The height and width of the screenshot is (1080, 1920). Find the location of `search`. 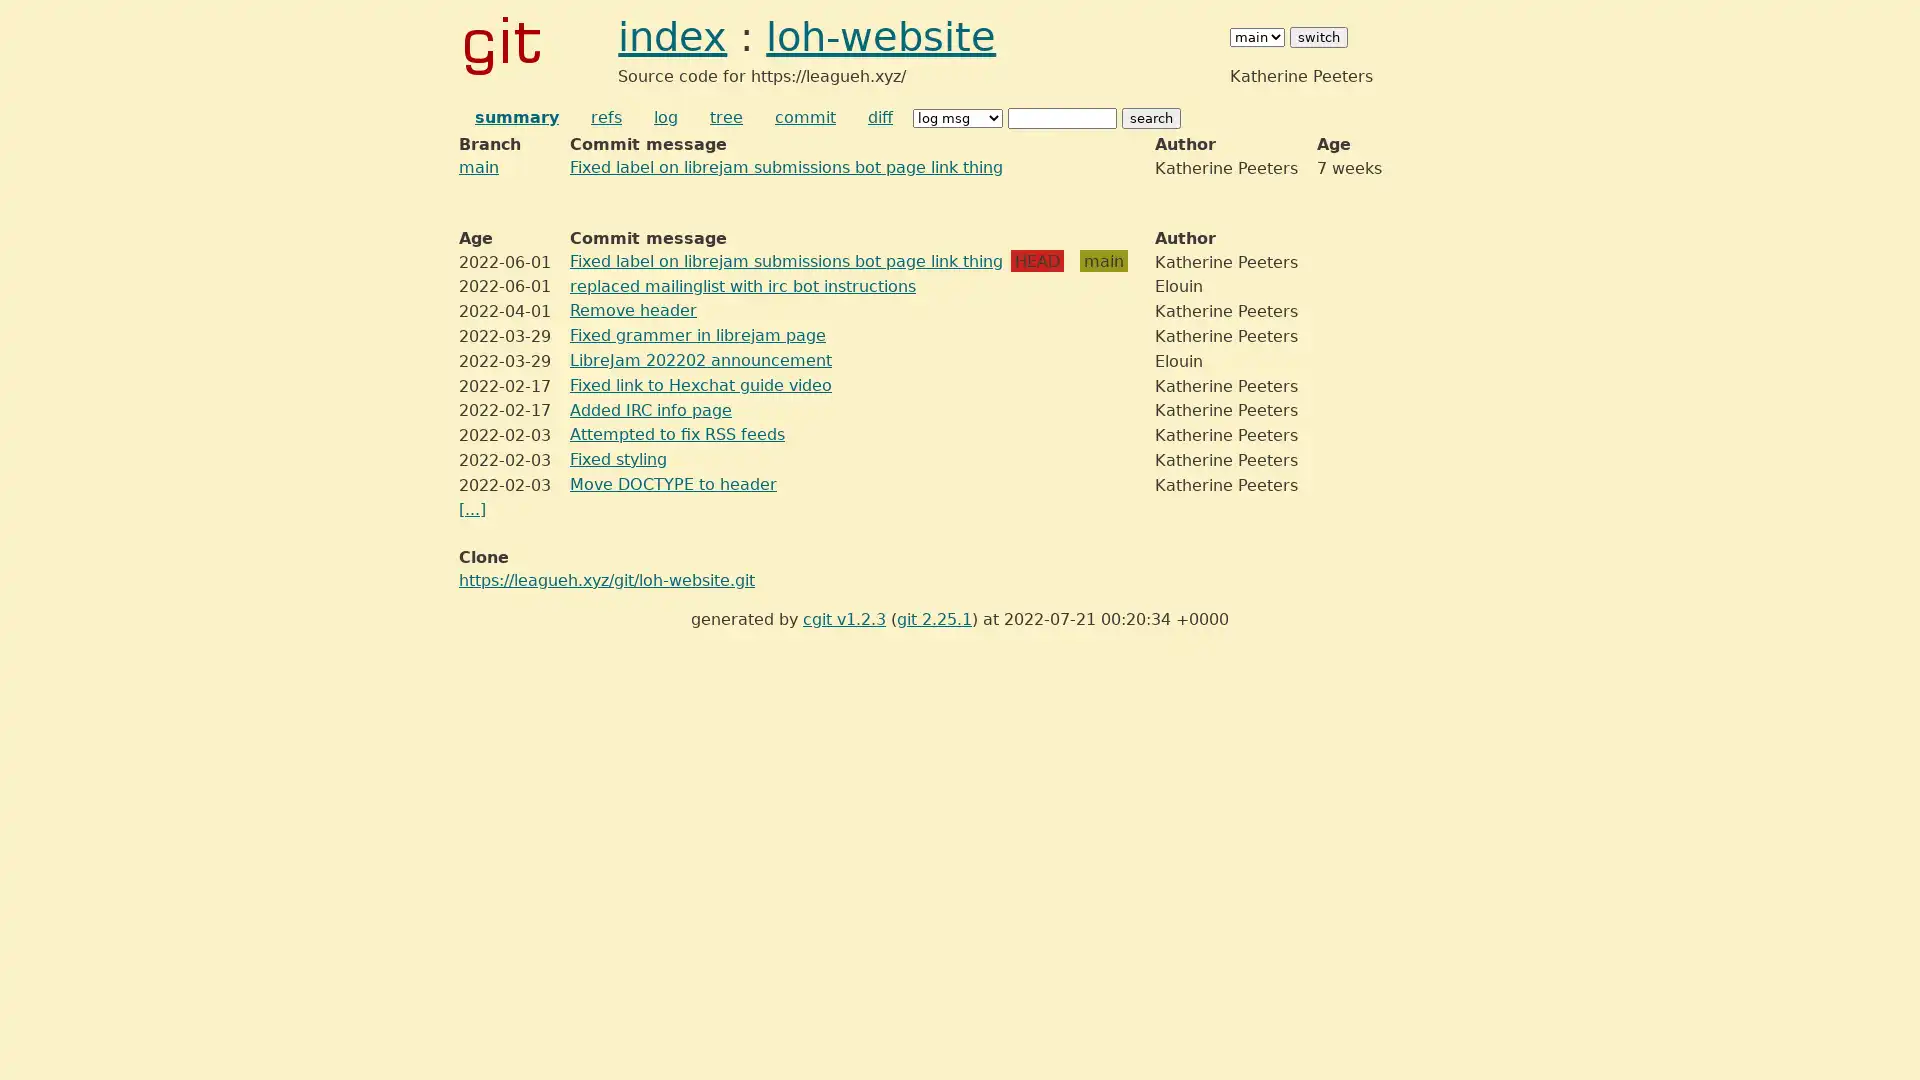

search is located at coordinates (1151, 118).